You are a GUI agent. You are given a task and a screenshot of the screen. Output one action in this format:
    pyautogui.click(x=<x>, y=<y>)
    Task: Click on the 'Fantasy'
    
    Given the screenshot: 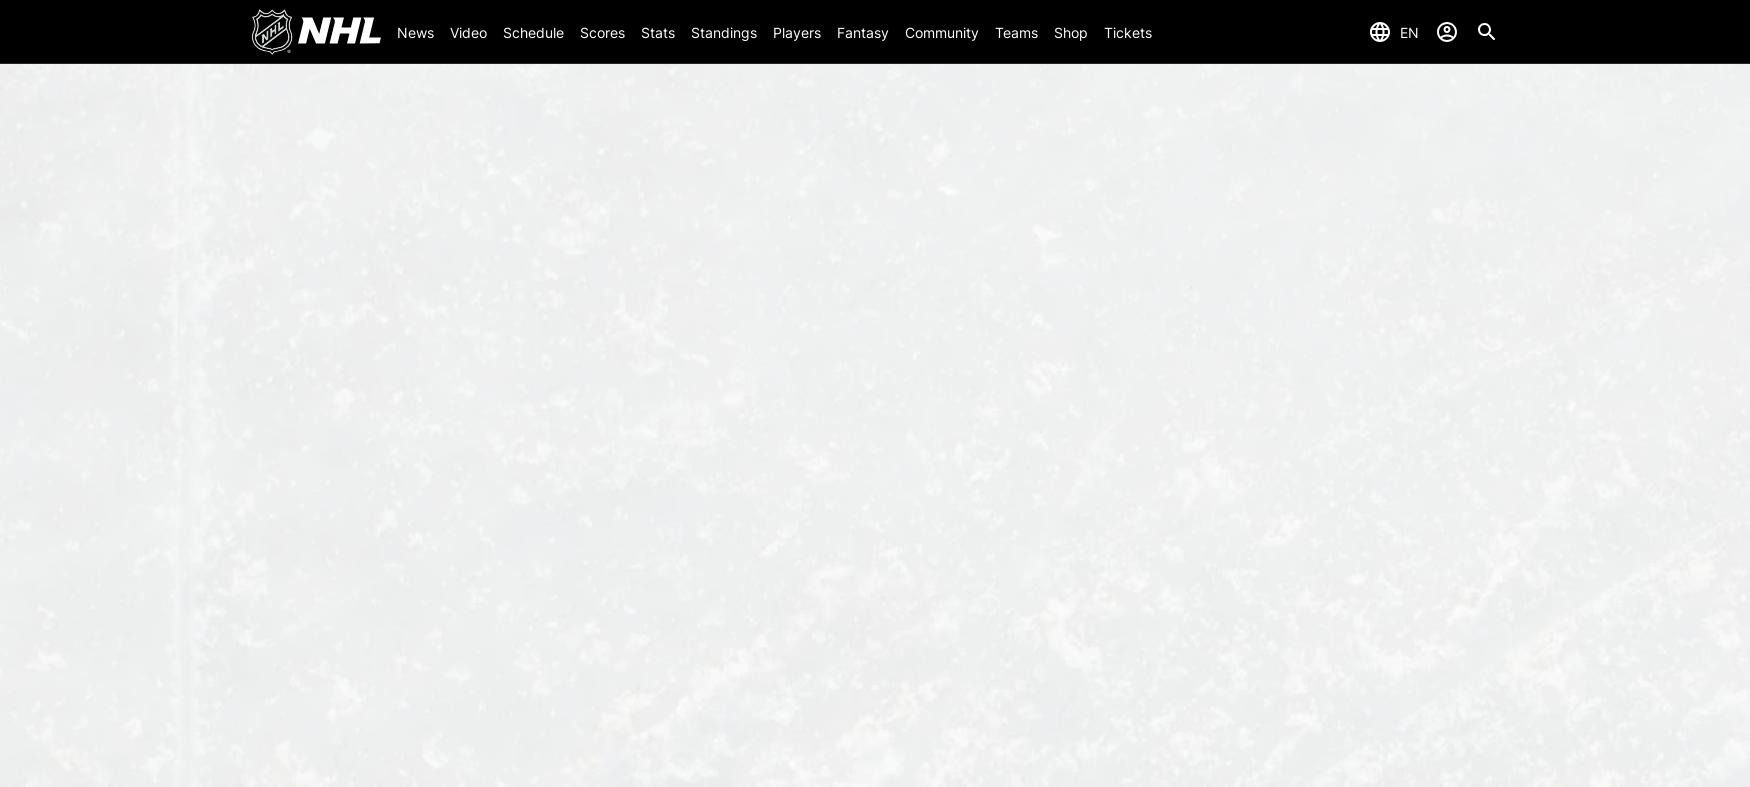 What is the action you would take?
    pyautogui.click(x=862, y=30)
    